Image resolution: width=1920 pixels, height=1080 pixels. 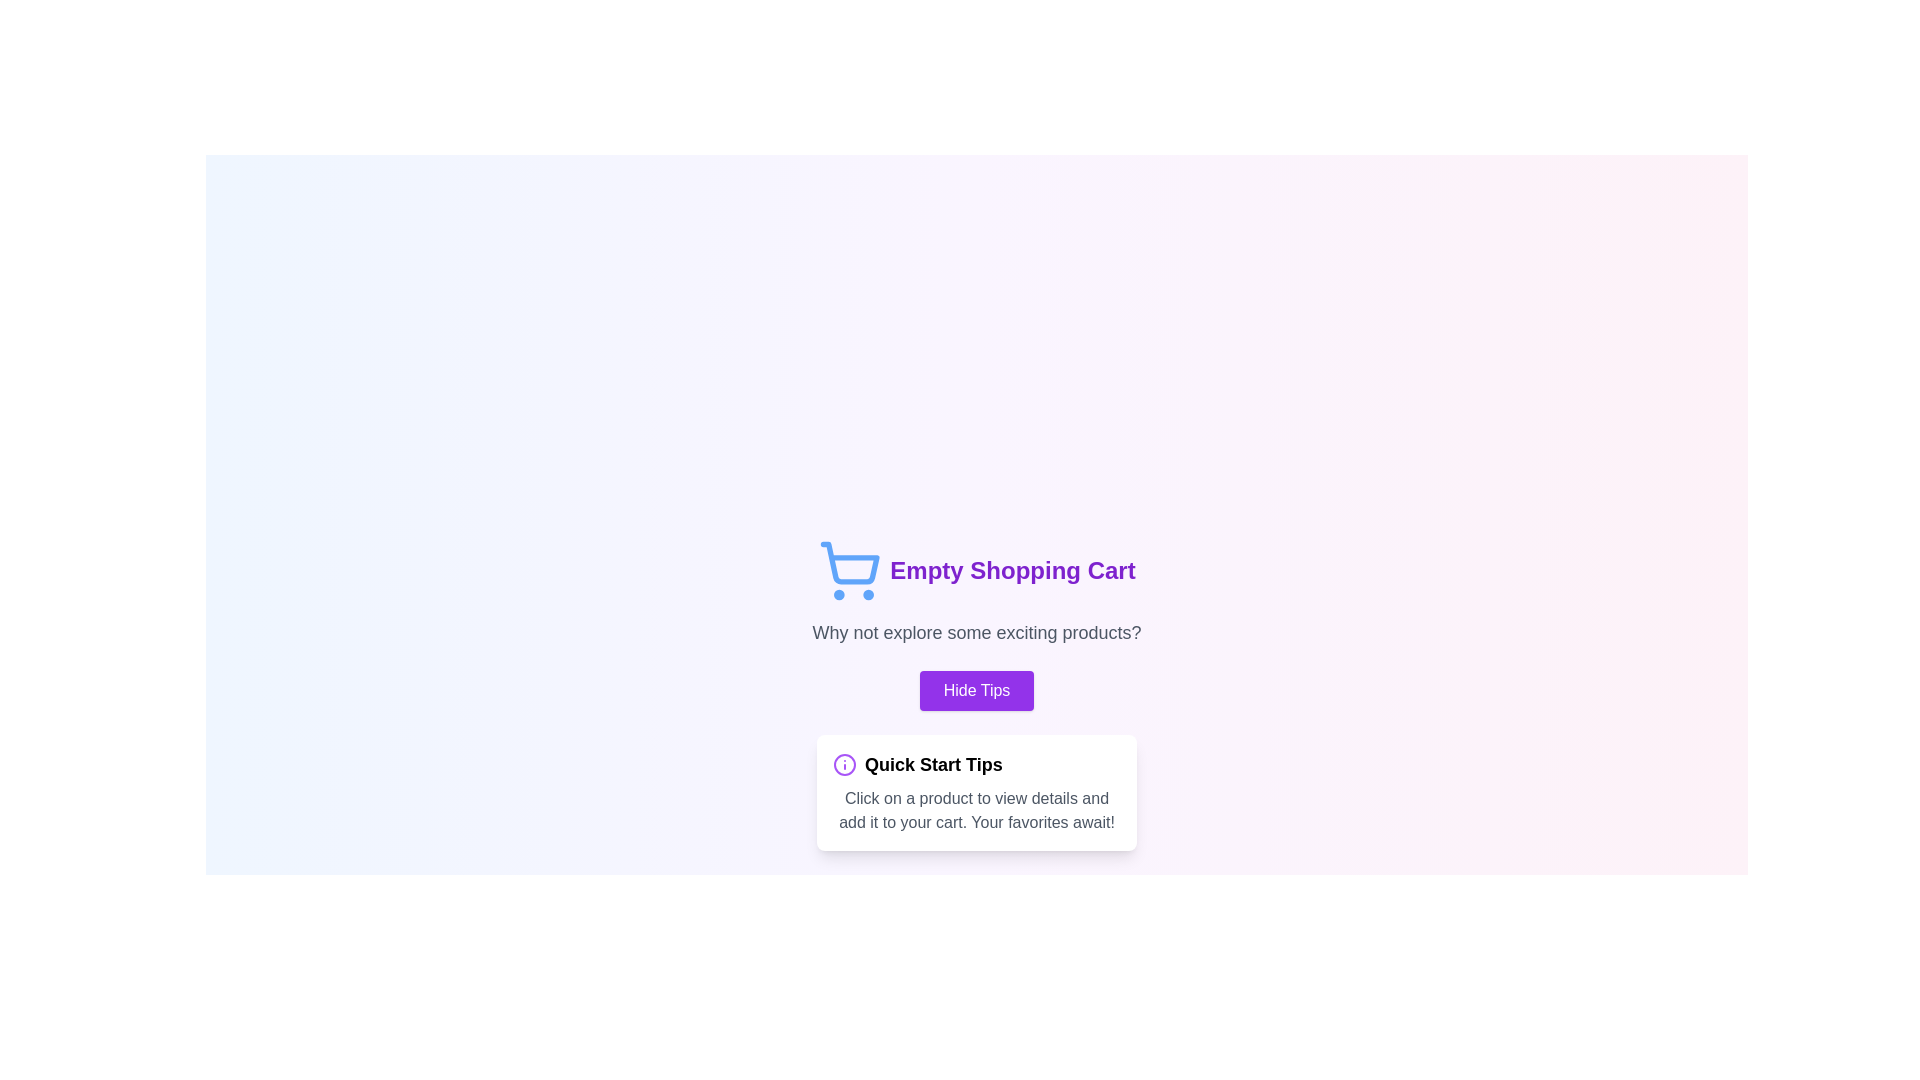 I want to click on the shopping cart icon that visually represents an empty shopping cart, located to the left of the text 'Empty Shopping Cart', so click(x=850, y=570).